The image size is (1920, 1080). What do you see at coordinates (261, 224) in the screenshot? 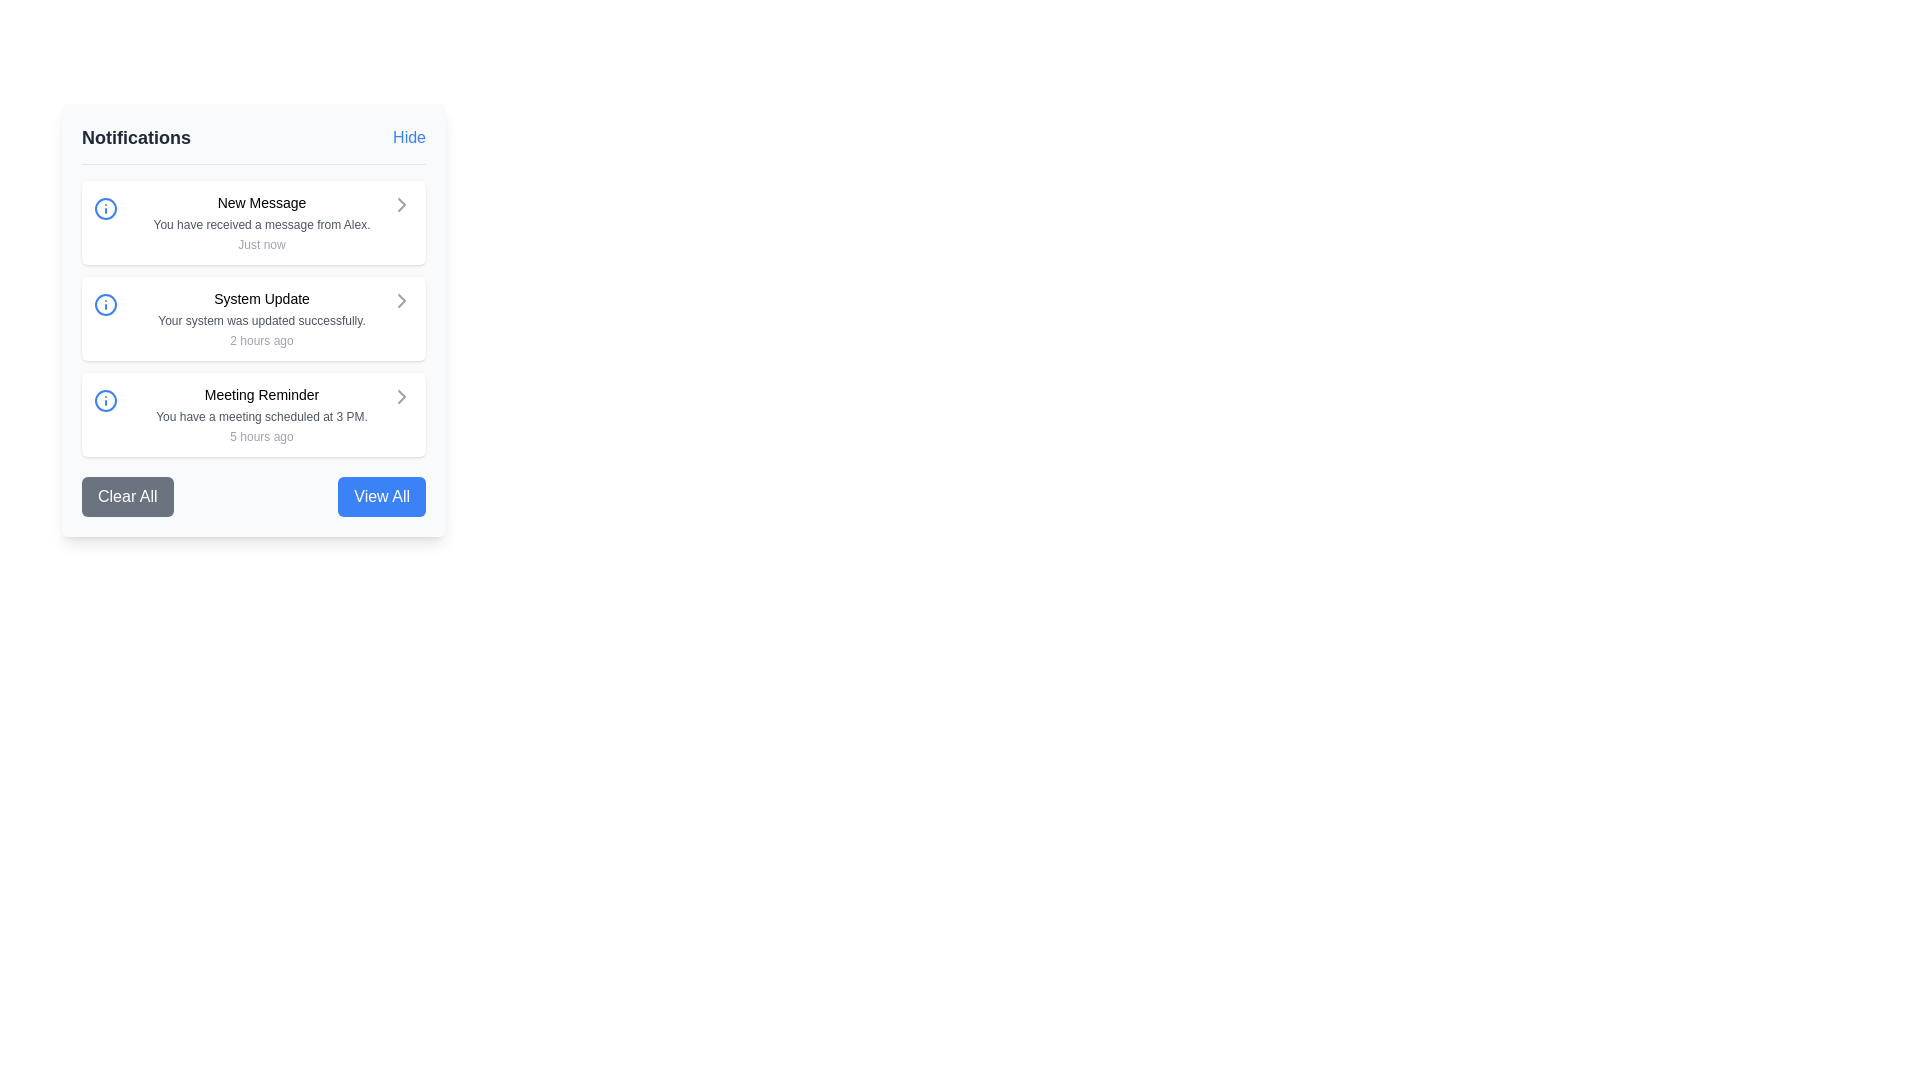
I see `message content displayed in the small gray font stating 'You have received a message from Alex.' positioned below the 'New Message' heading in the Notifications panel` at bounding box center [261, 224].